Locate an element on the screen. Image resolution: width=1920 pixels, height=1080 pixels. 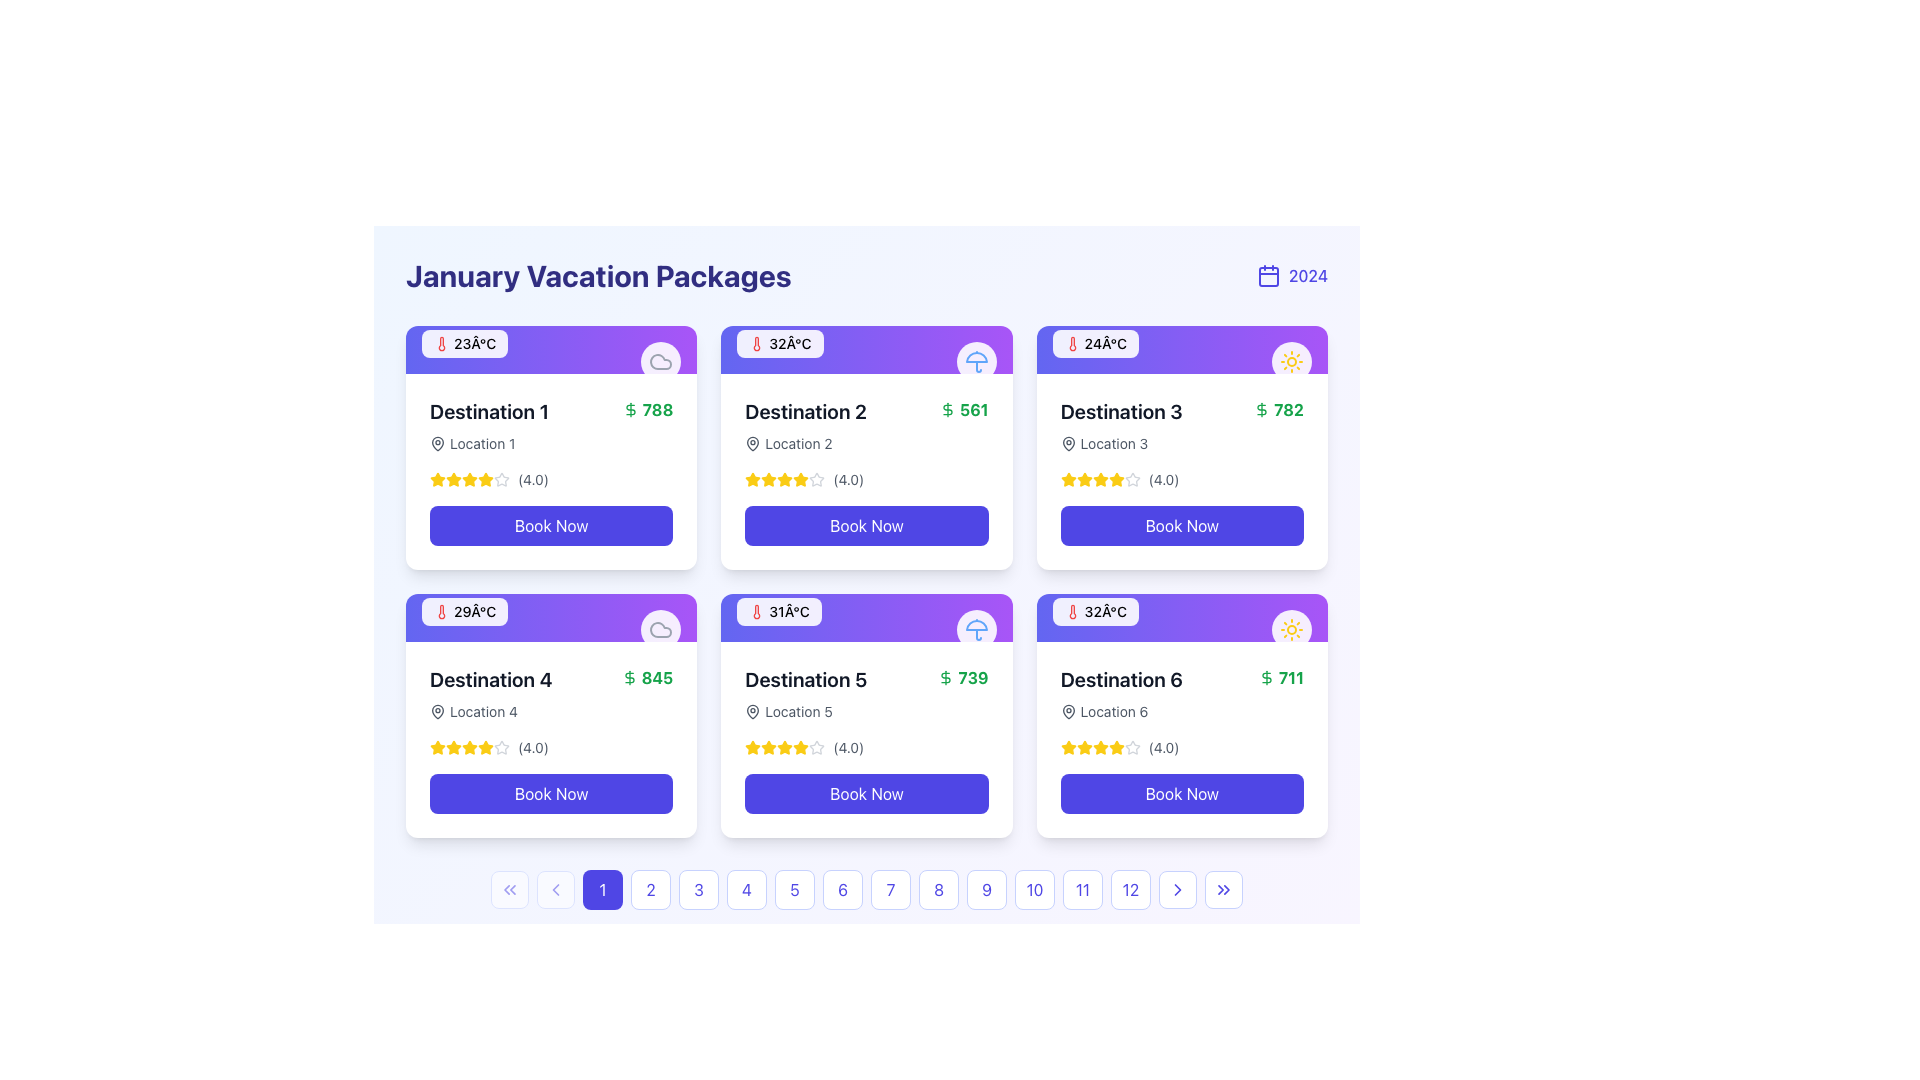
the Information Label indicating the temperature of 'Destination 6', located in the bottom-right corner of the last card in the header section is located at coordinates (1094, 611).